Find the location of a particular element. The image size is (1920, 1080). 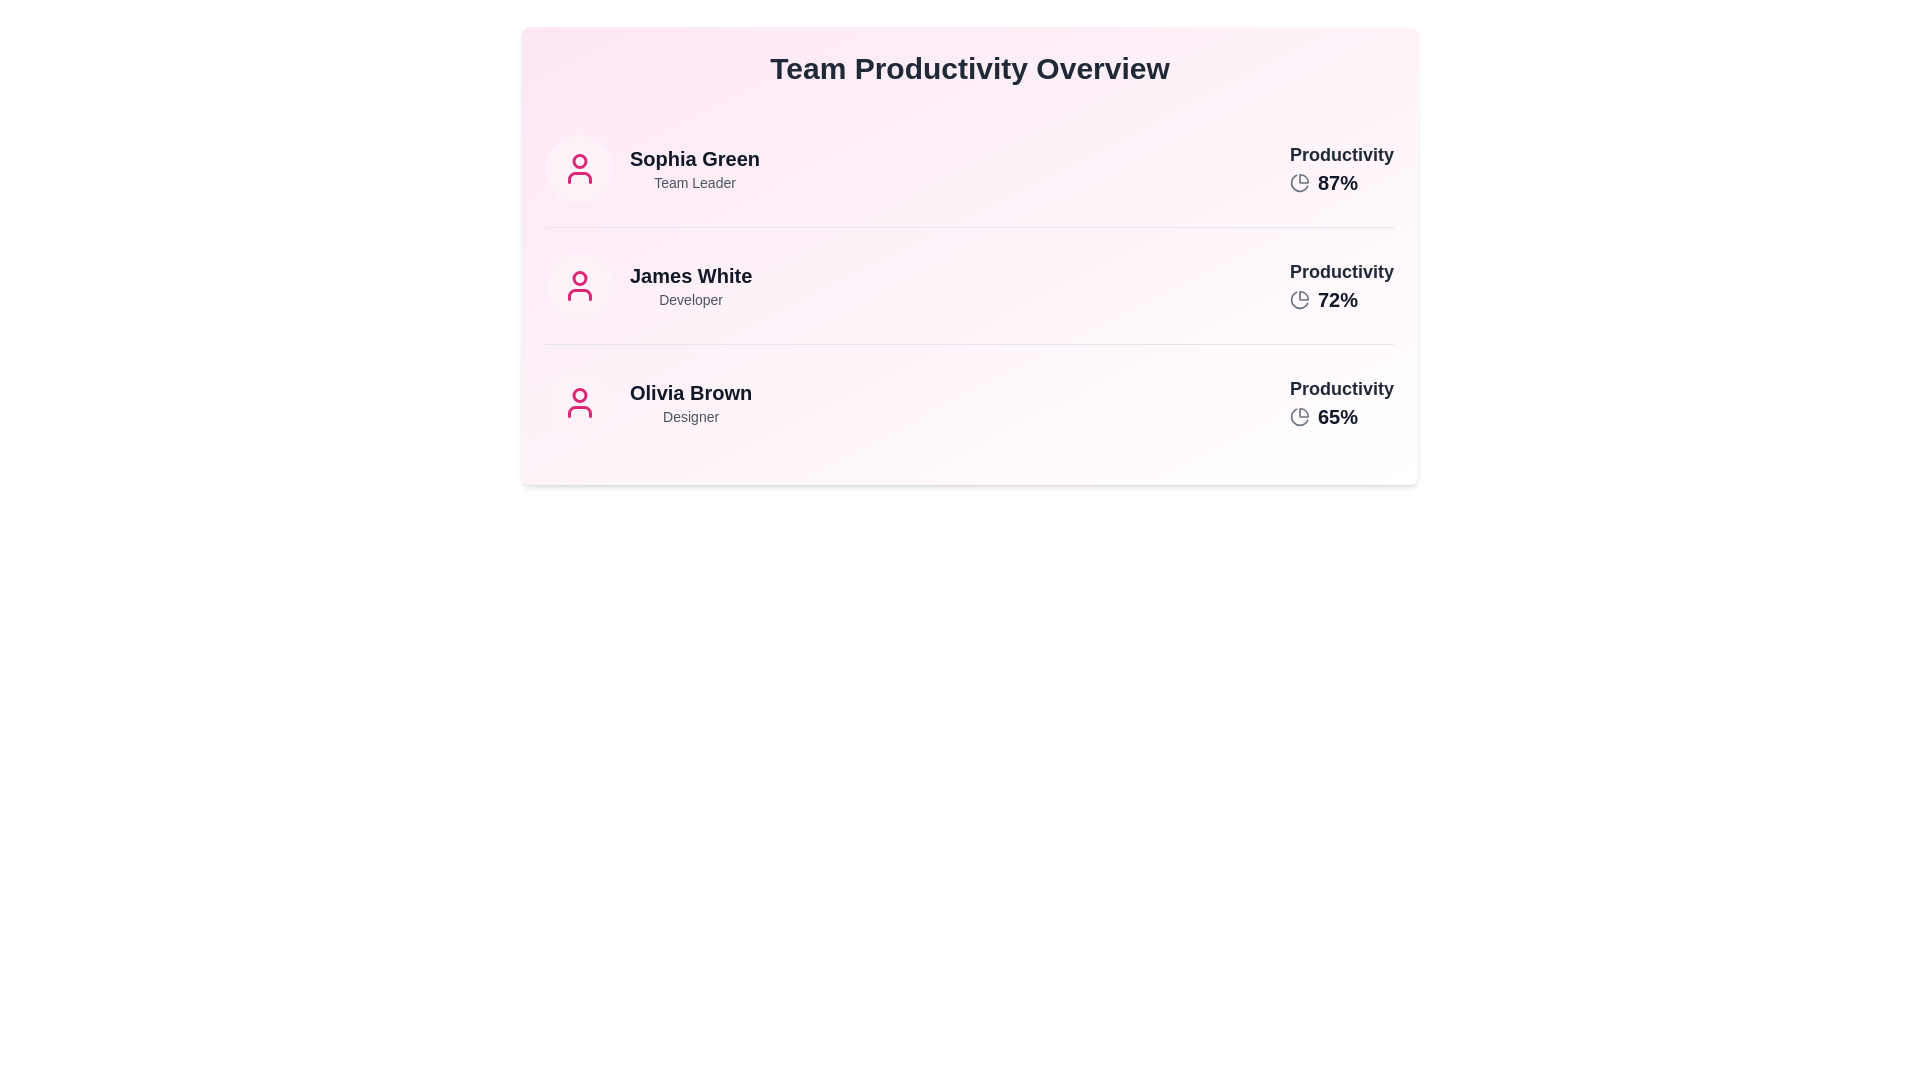

the static text label displaying the productivity percentage in the 'Team Productivity Overview' card, located to the right of the pie chart icon is located at coordinates (1338, 182).